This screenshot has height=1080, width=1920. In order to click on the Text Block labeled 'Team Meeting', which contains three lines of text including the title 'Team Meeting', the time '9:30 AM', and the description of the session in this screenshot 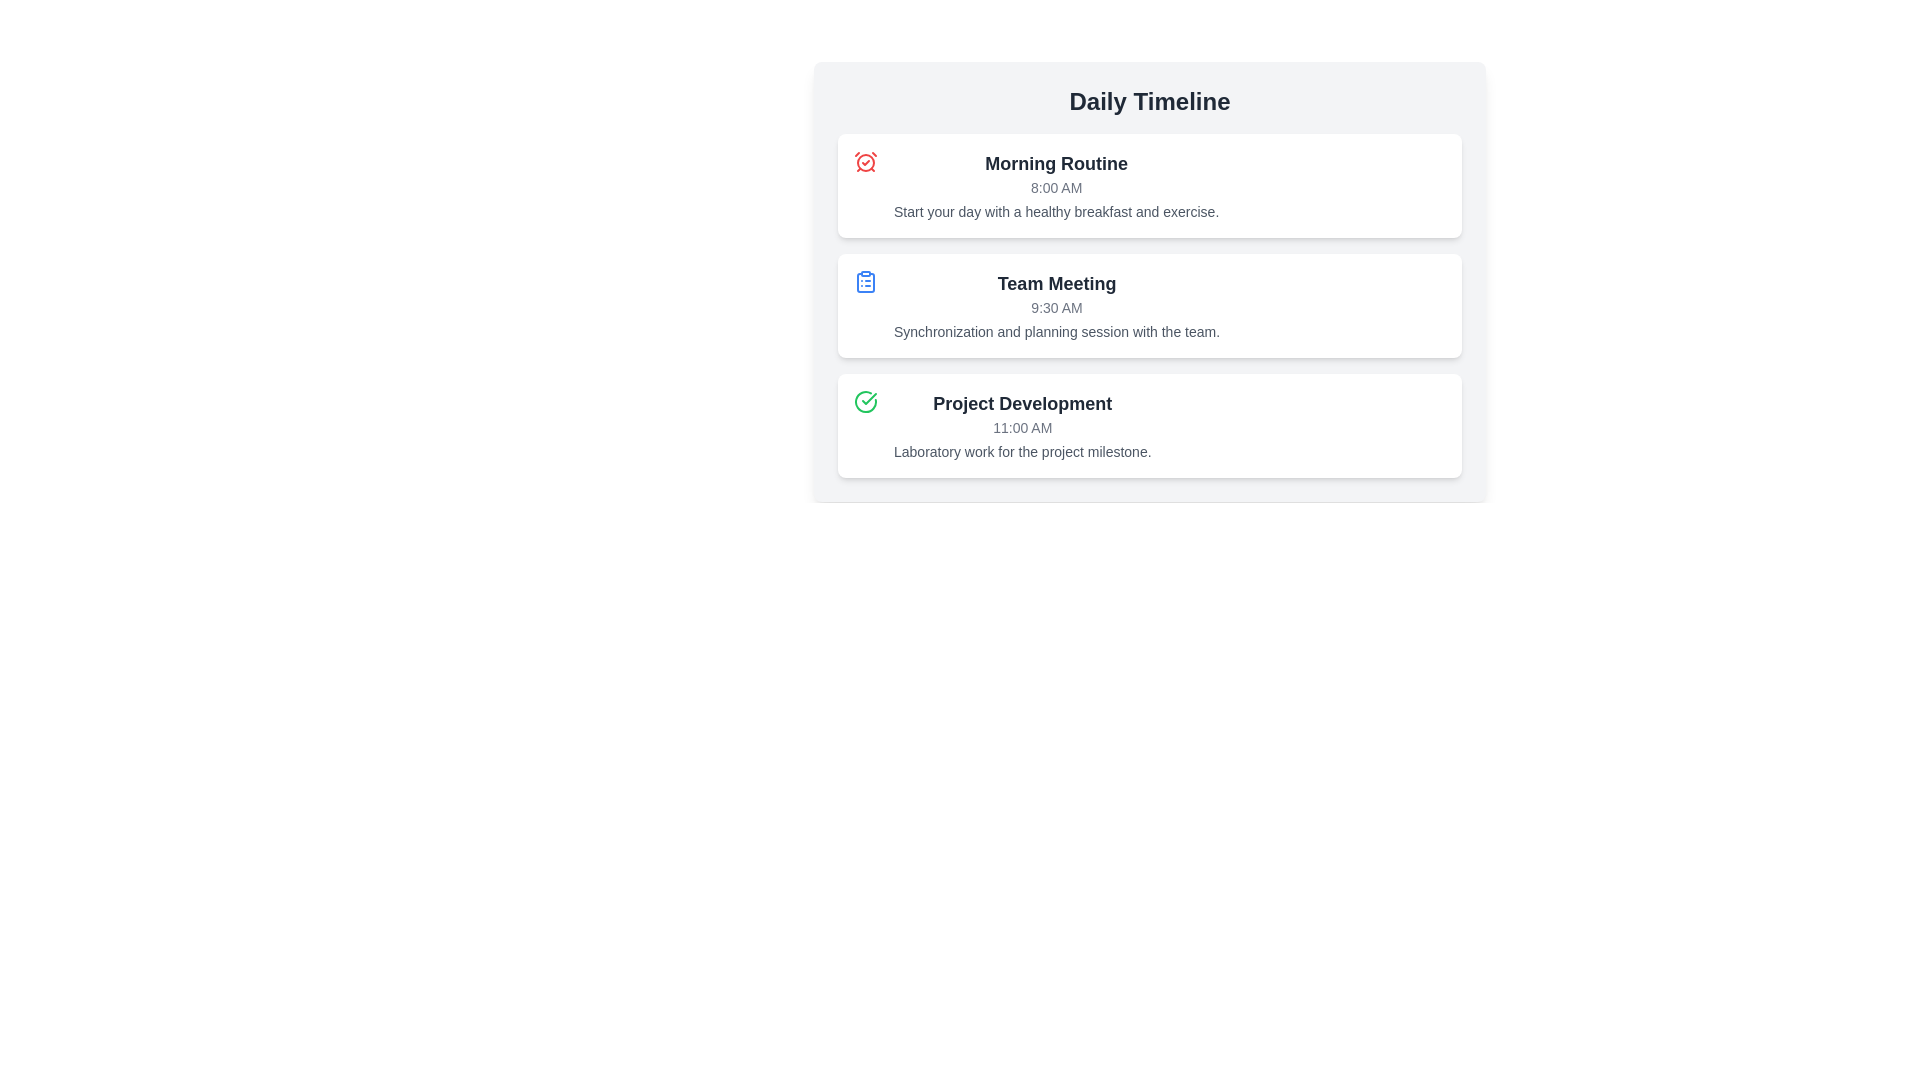, I will do `click(1055, 305)`.